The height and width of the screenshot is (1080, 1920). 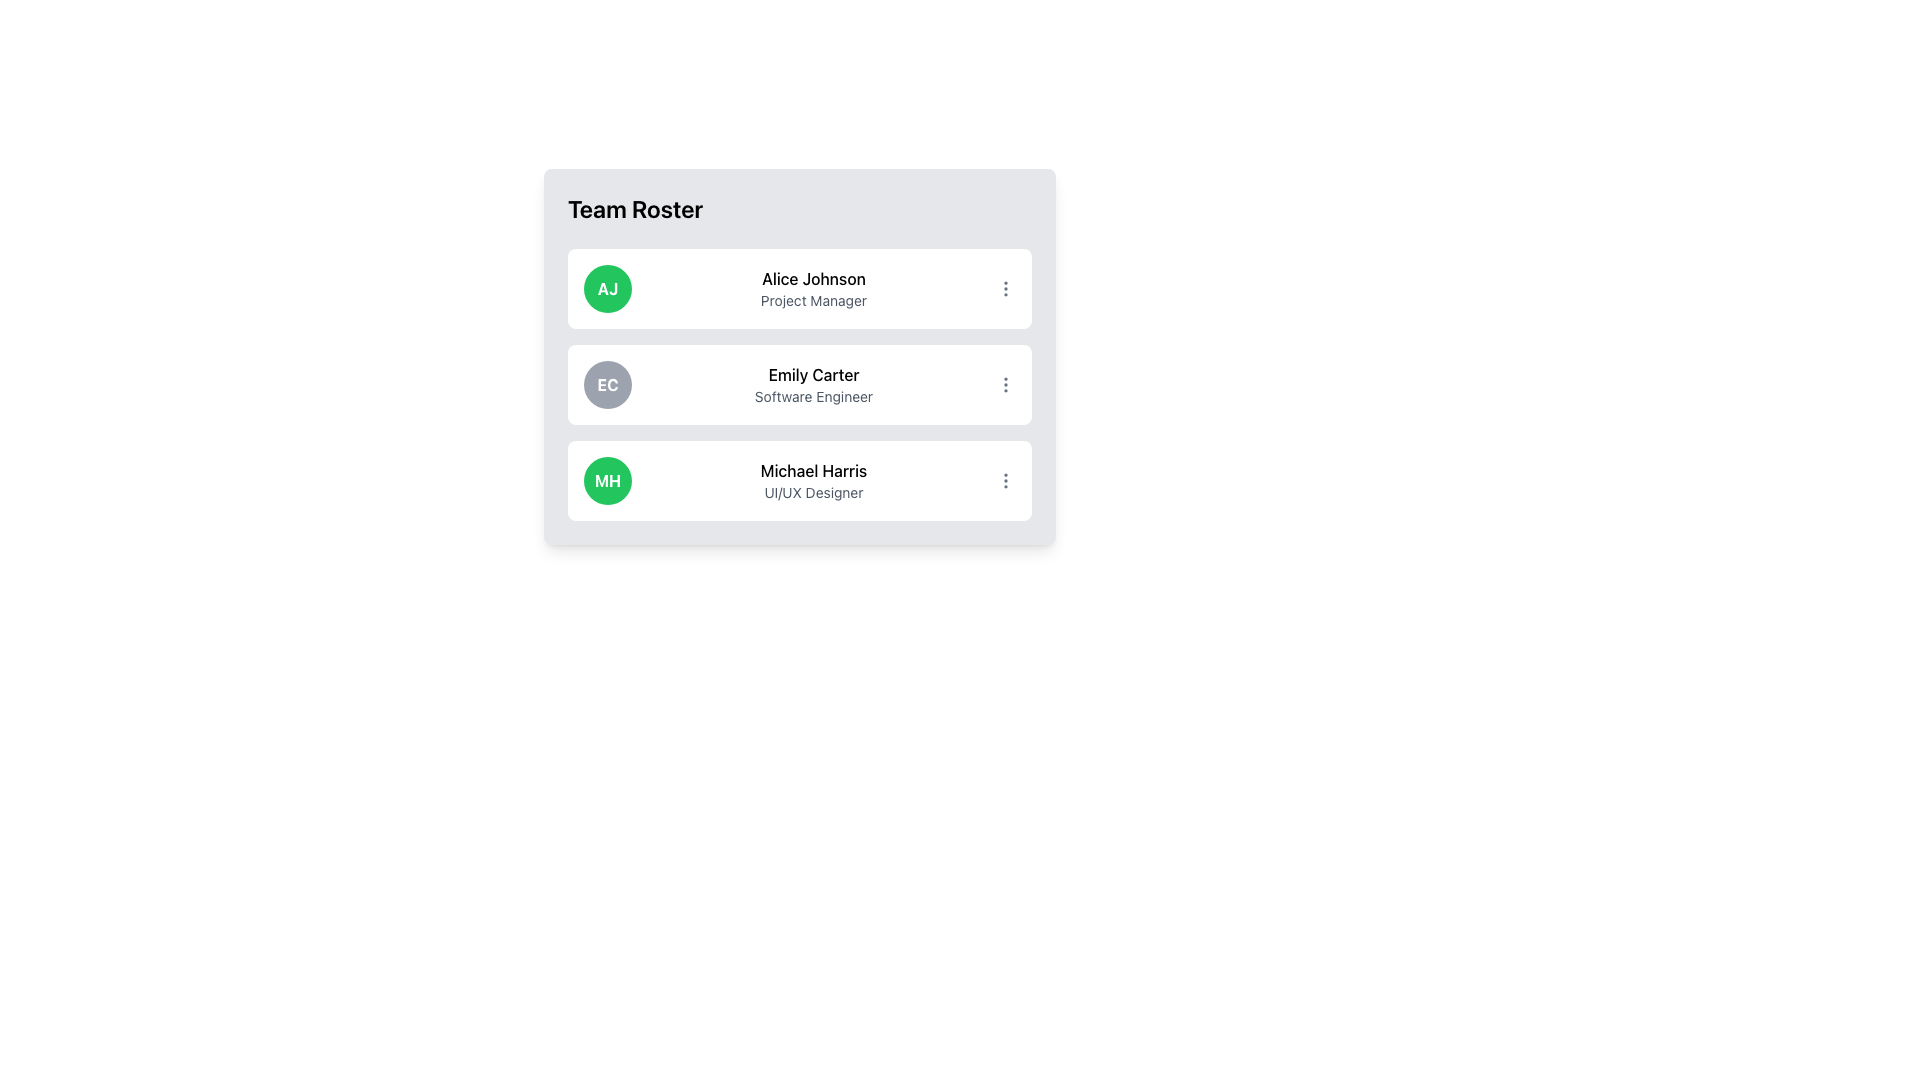 I want to click on the text display of 'Alice Johnson' which shows the name and title in the Team Roster panel, so click(x=814, y=289).